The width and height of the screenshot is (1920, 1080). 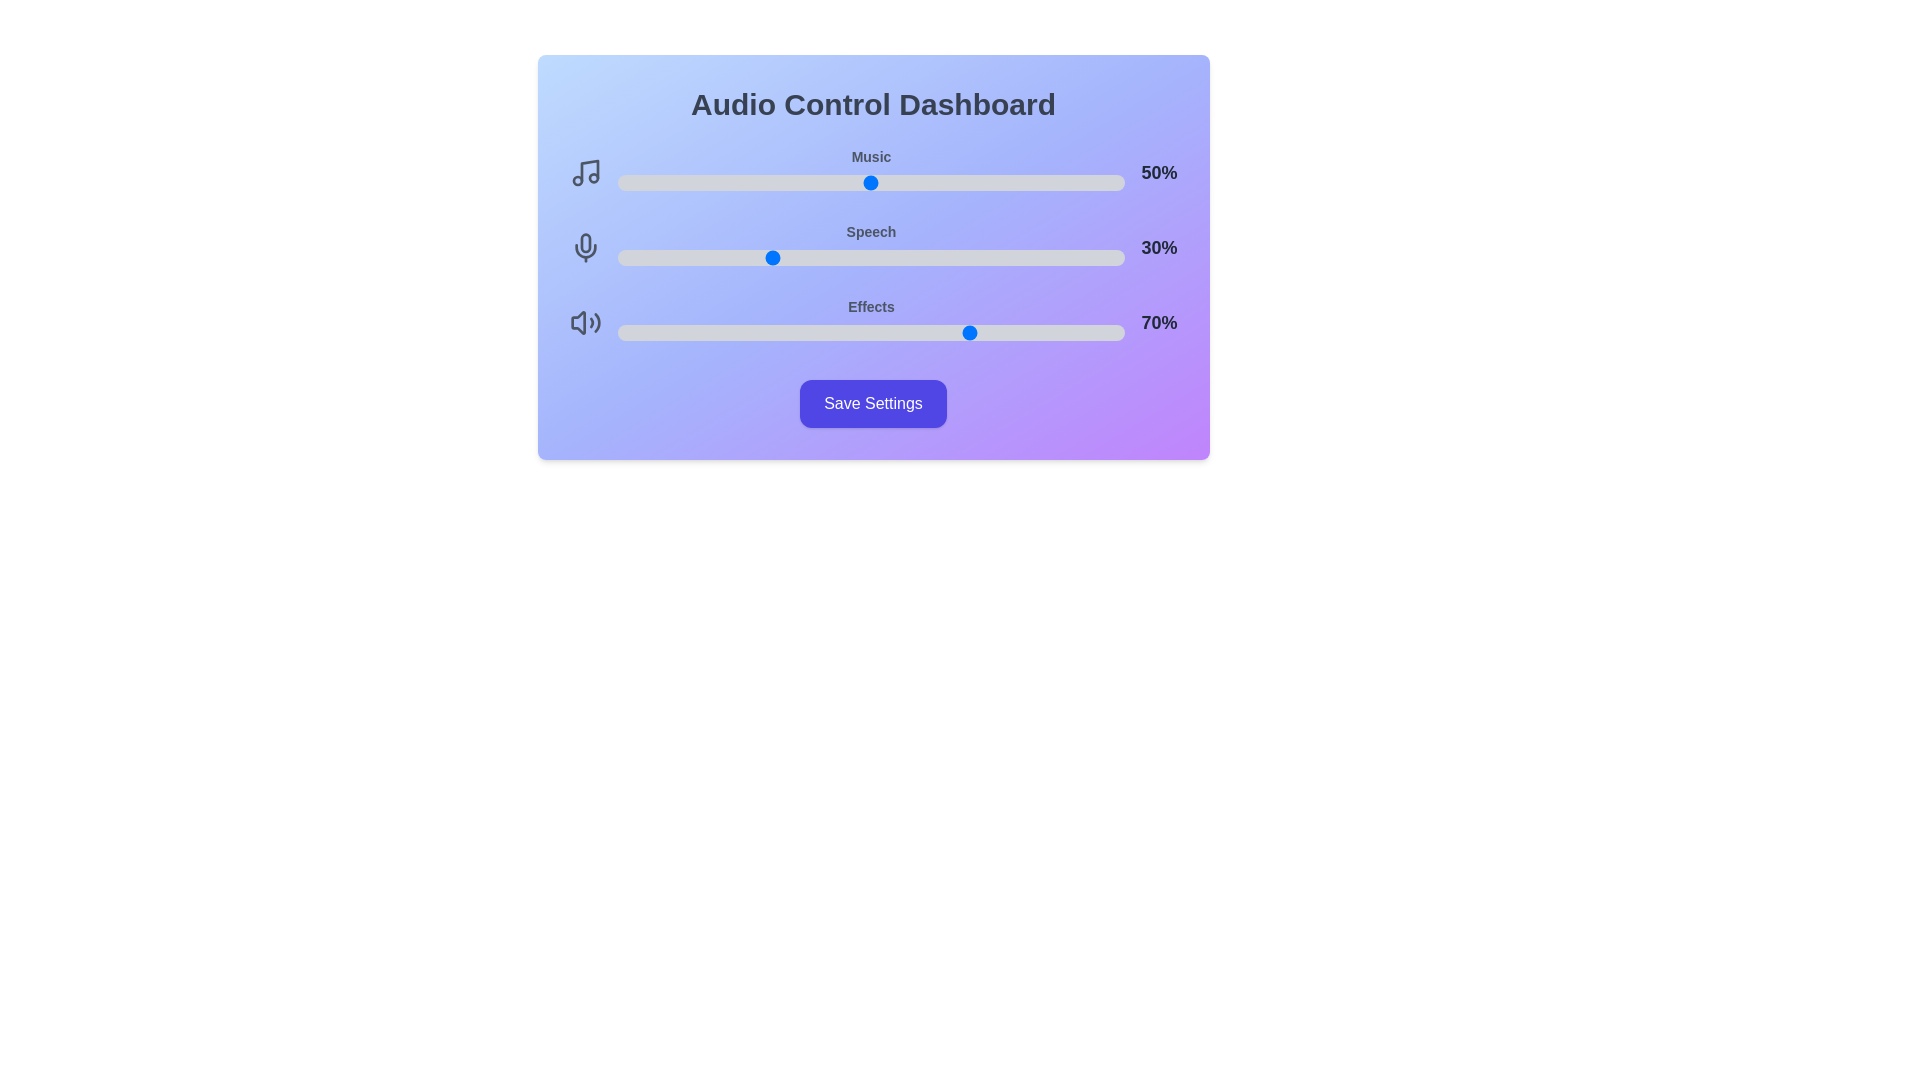 I want to click on the music volume slider to 6%, so click(x=648, y=182).